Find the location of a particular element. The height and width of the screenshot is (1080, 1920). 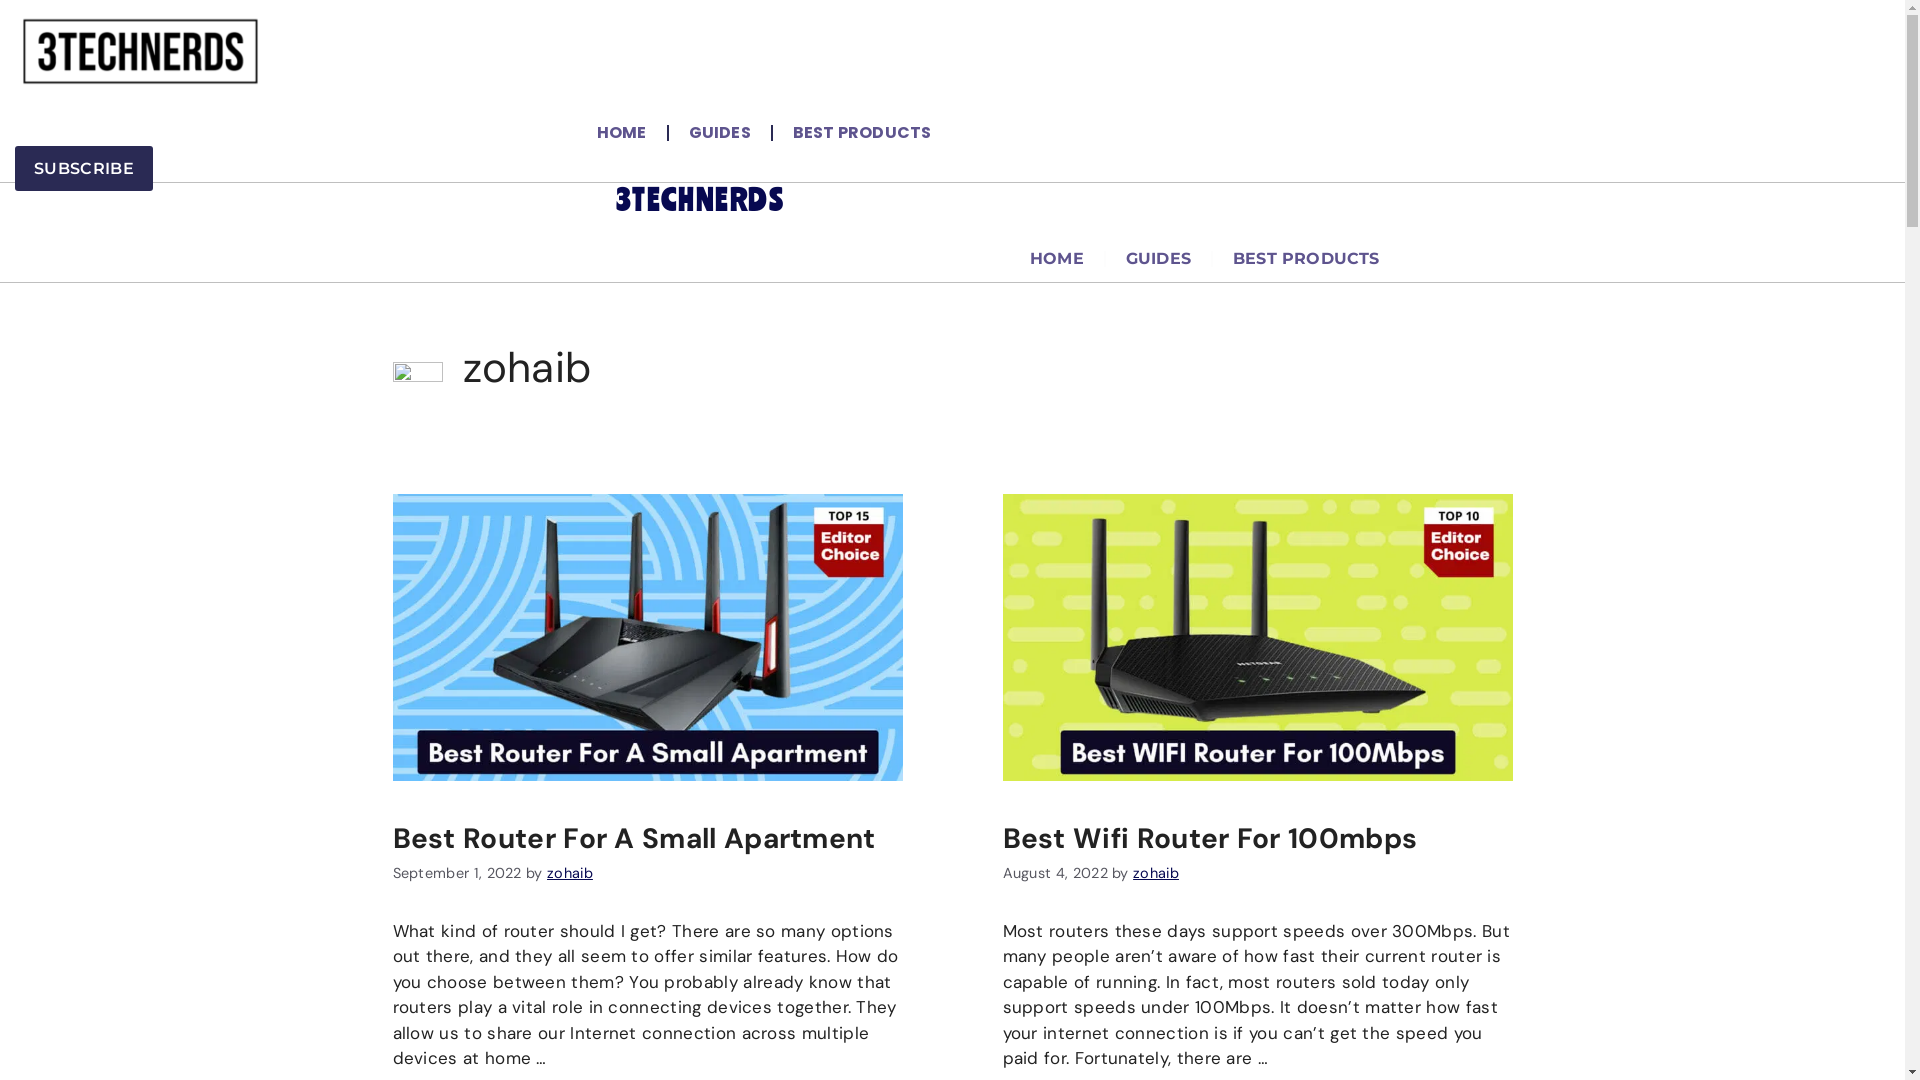

'HOME' is located at coordinates (621, 132).